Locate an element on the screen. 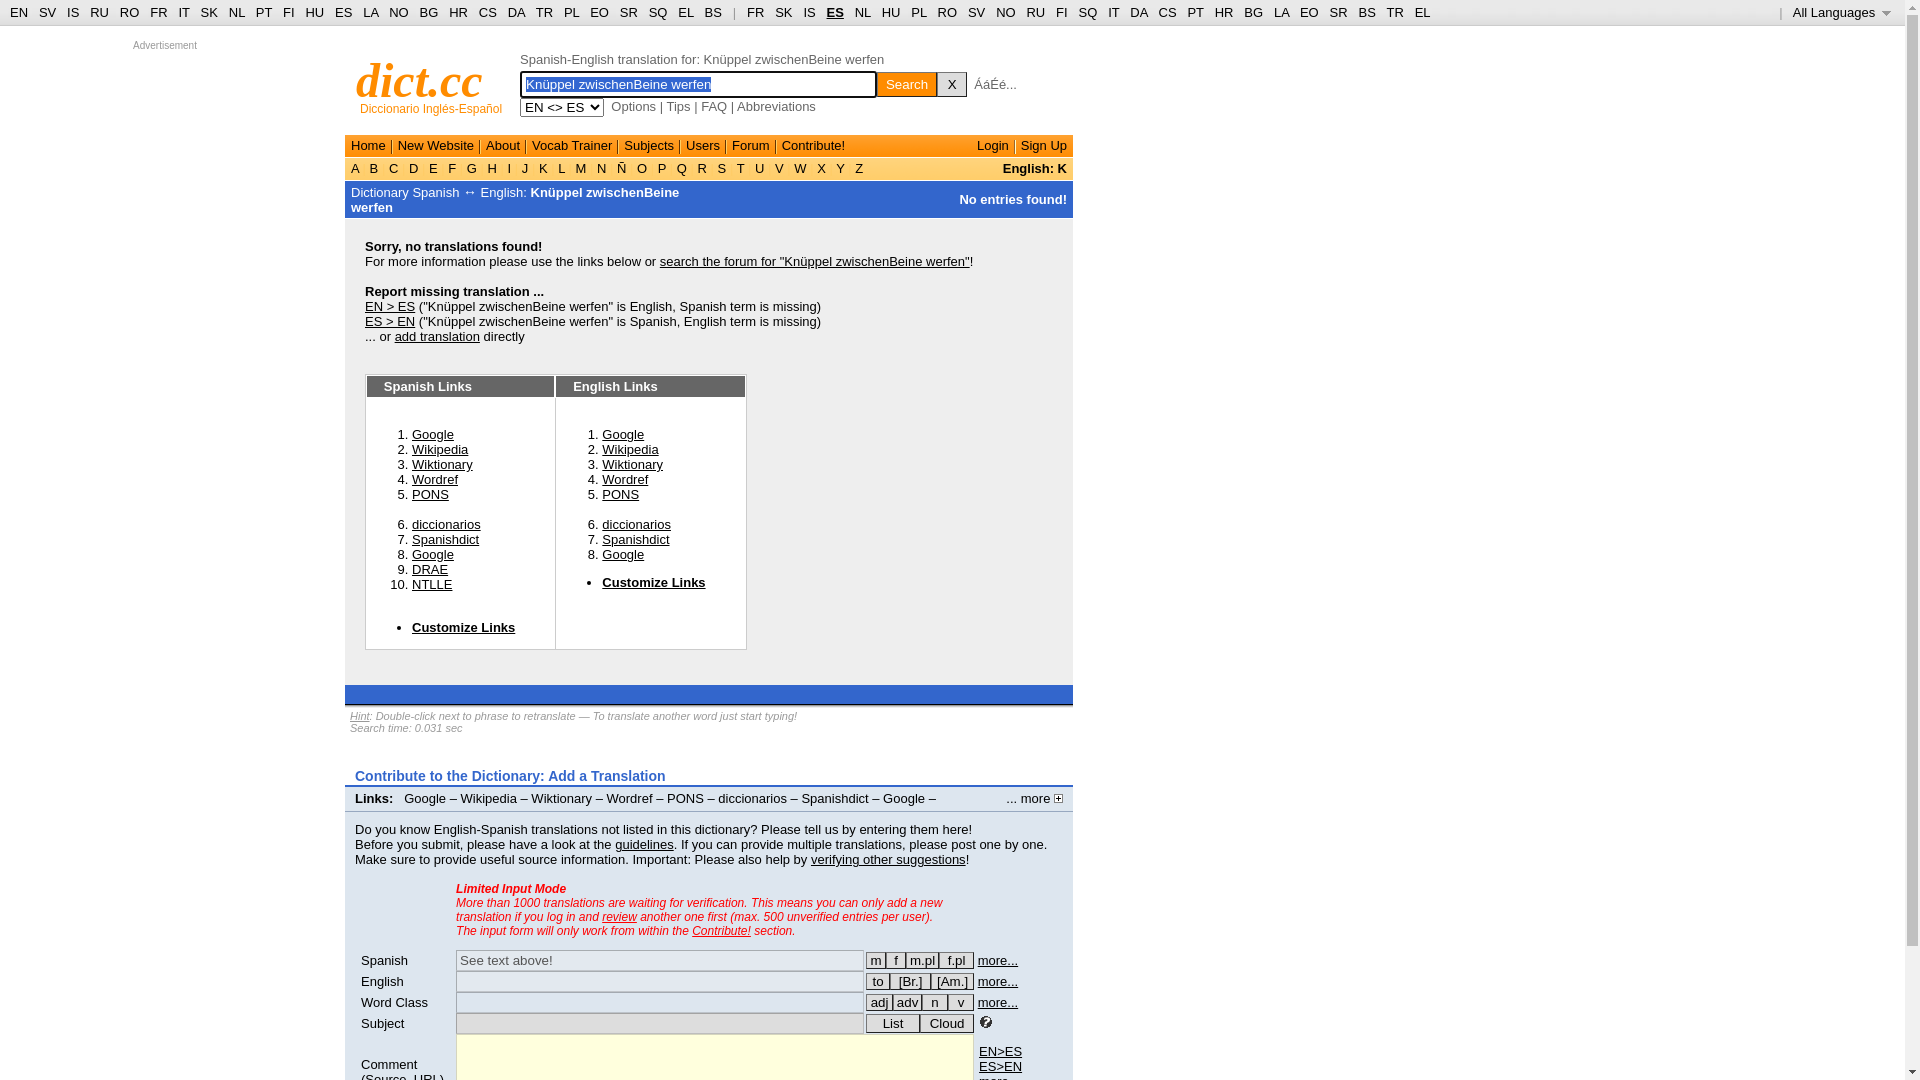 The image size is (1920, 1080). 'List' is located at coordinates (865, 1023).